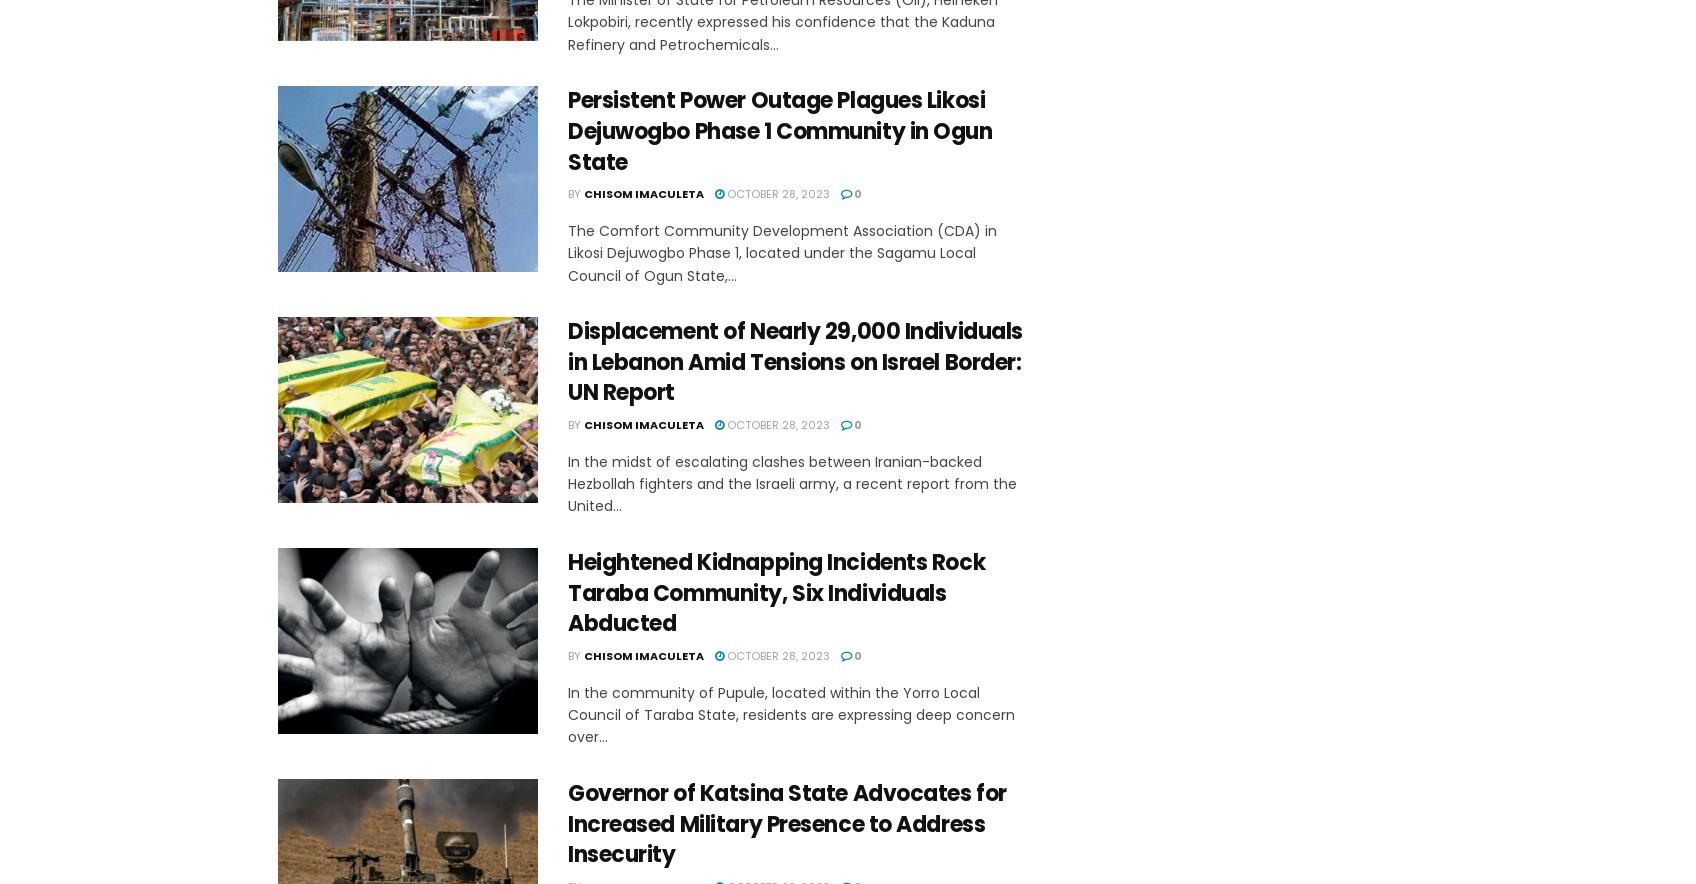  What do you see at coordinates (567, 482) in the screenshot?
I see `'In the midst of escalating clashes between Iranian-backed Hezbollah fighters and the Israeli army, a recent report from the United...'` at bounding box center [567, 482].